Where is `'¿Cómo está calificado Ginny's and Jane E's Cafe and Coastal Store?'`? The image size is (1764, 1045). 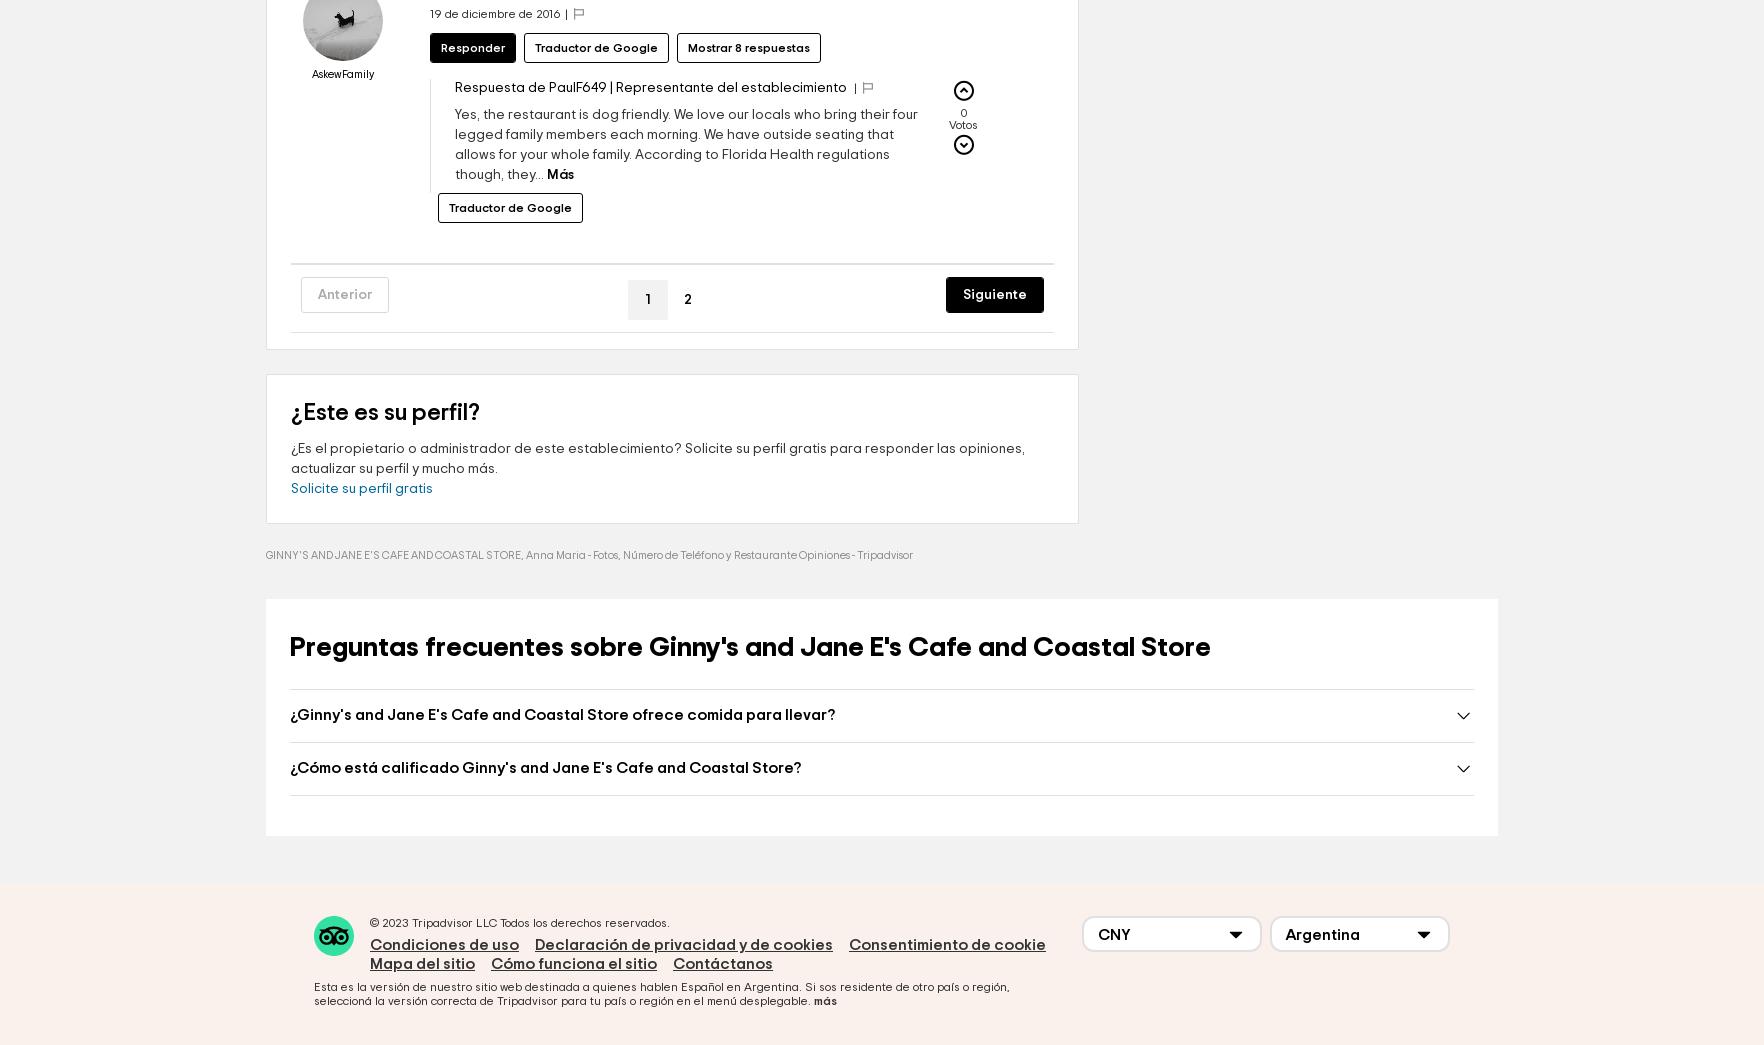
'¿Cómo está calificado Ginny's and Jane E's Cafe and Coastal Store?' is located at coordinates (545, 826).